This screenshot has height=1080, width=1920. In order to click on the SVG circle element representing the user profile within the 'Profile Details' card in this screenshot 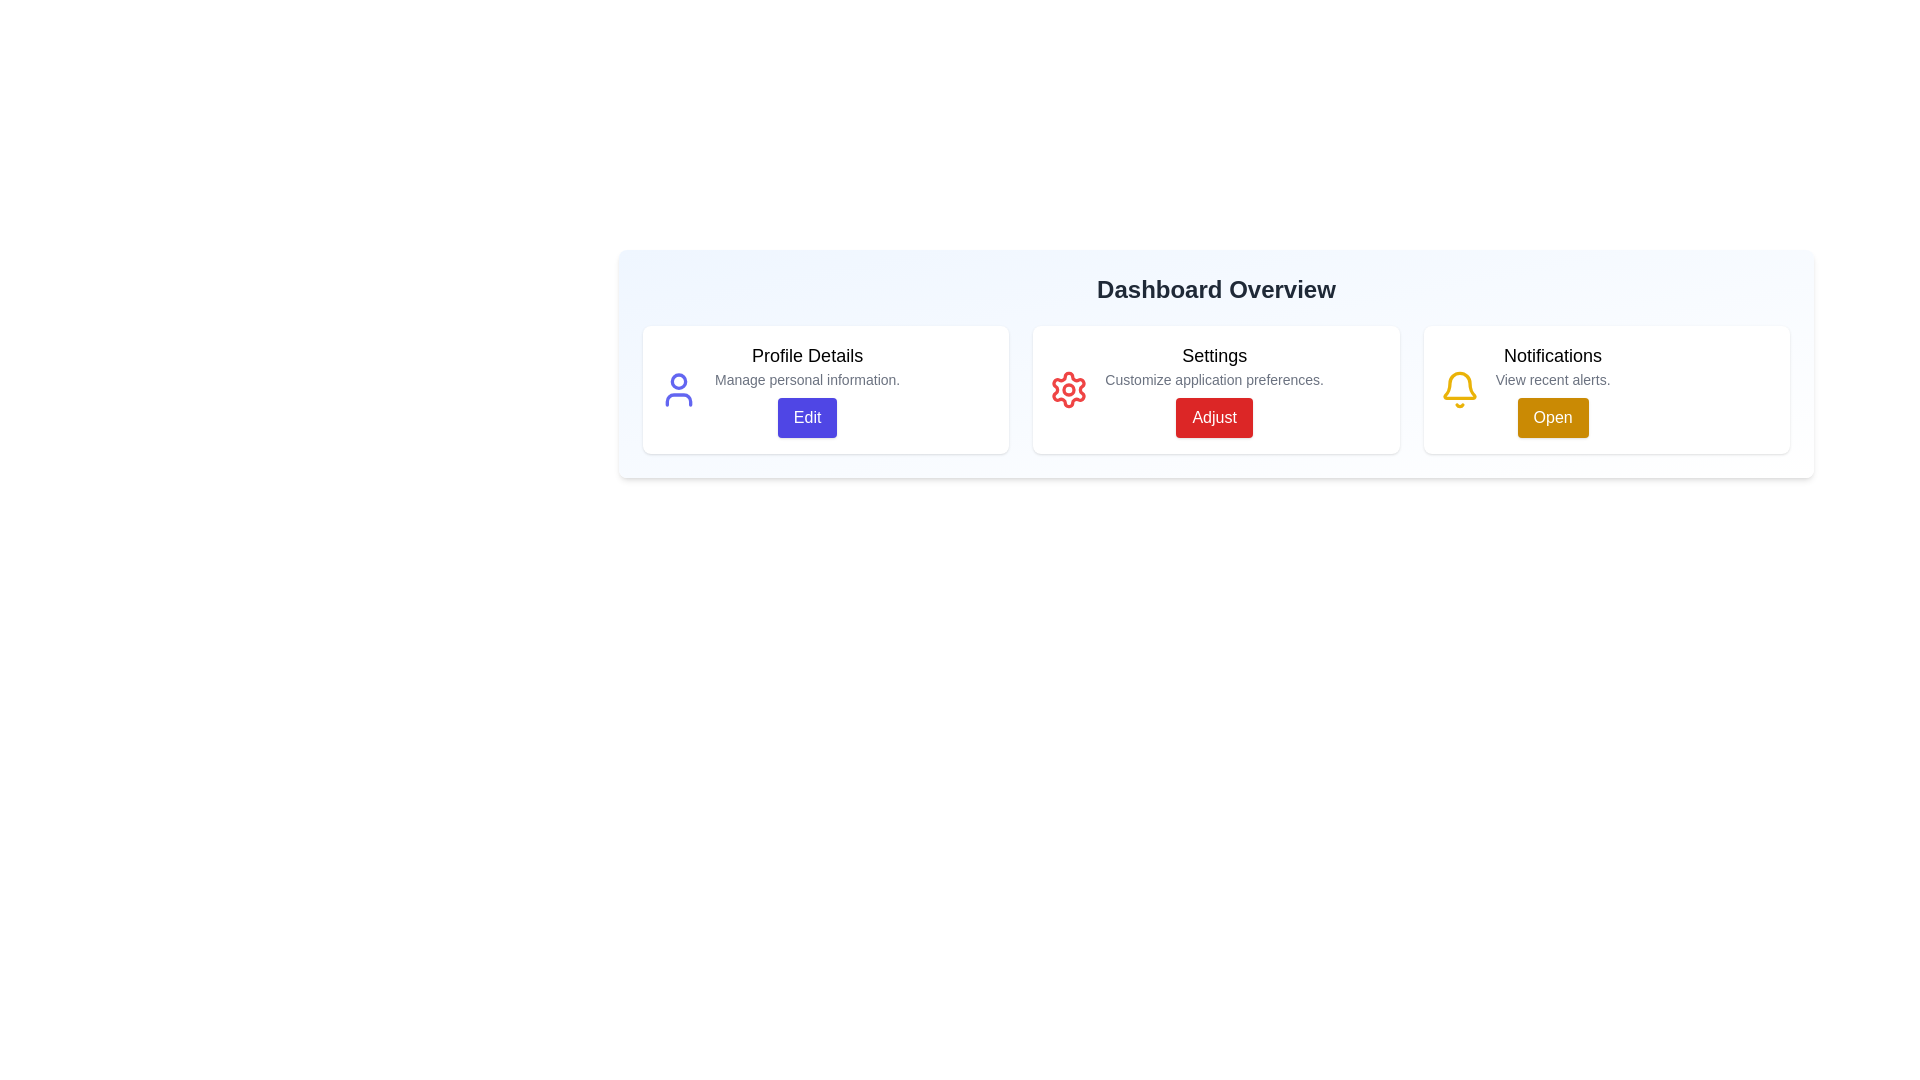, I will do `click(678, 381)`.